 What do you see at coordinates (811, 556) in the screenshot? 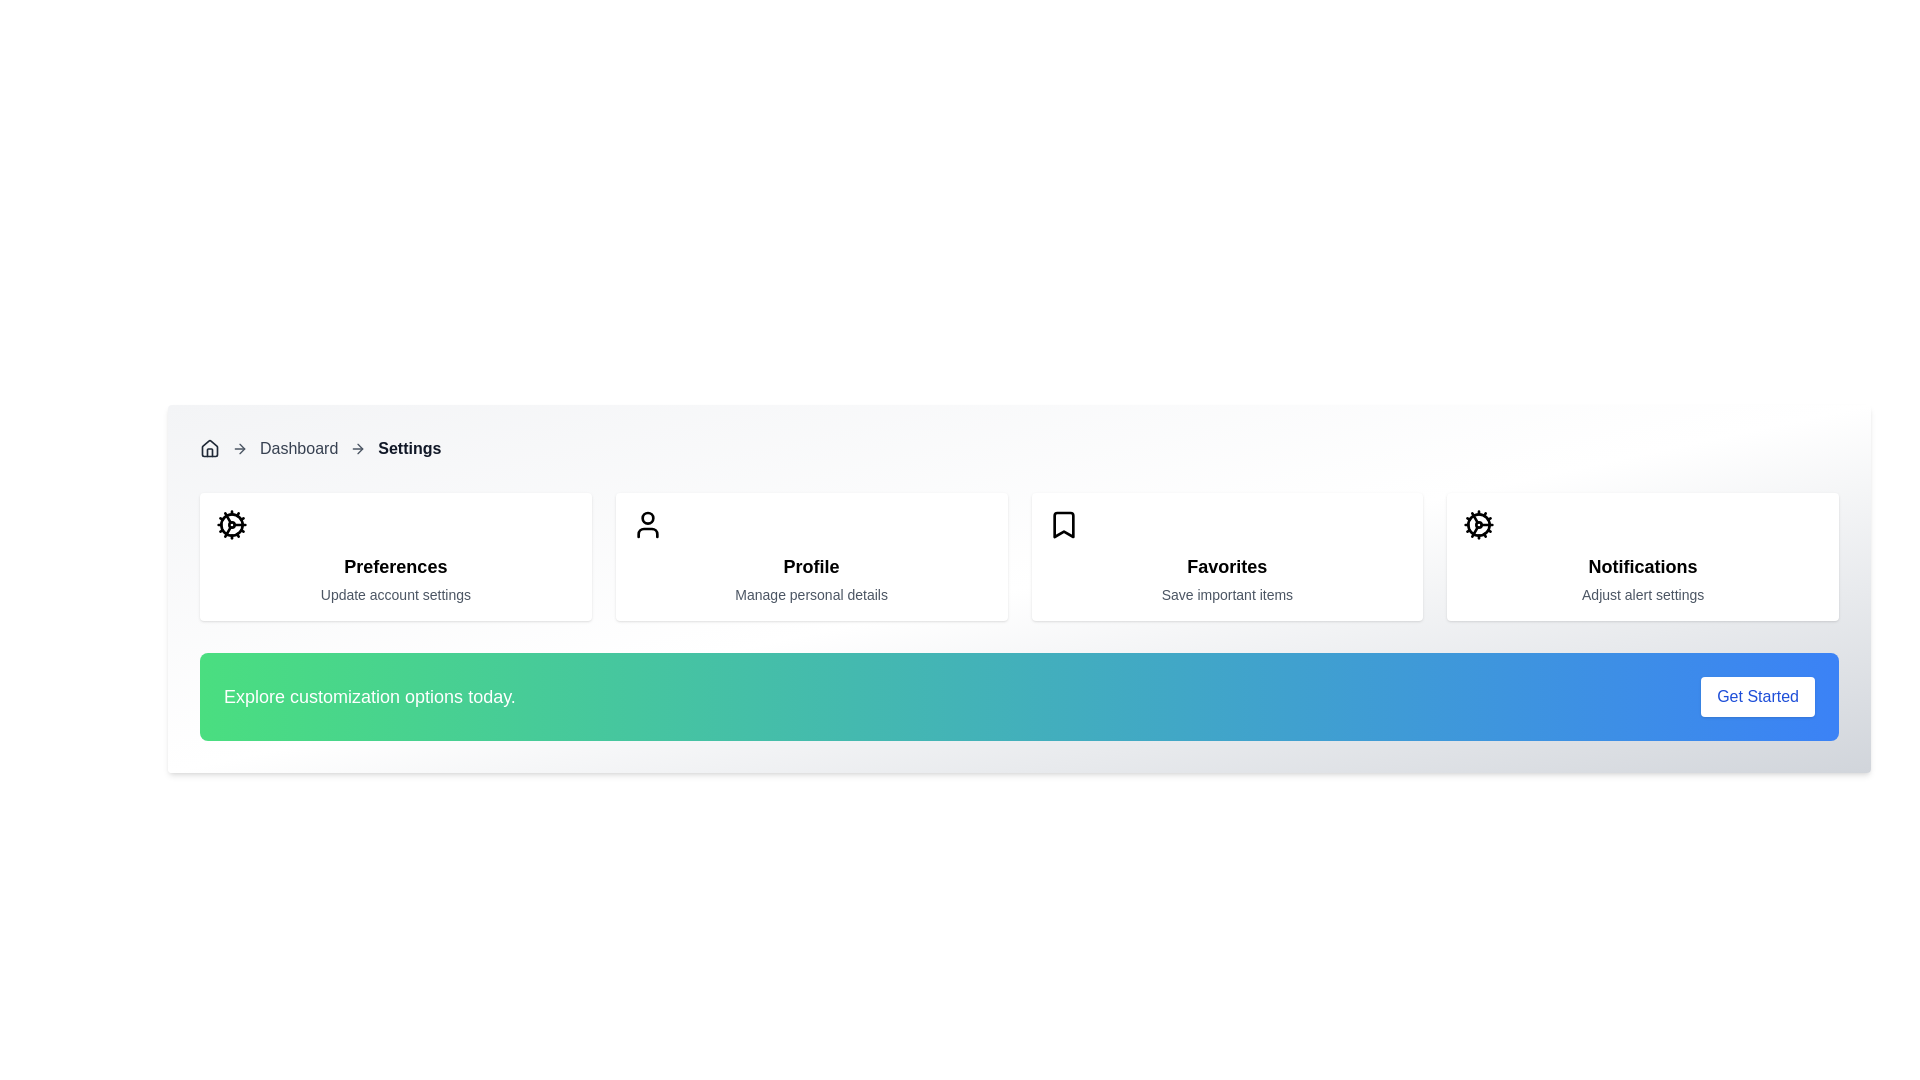
I see `the navigation card that is the second in a linear arrangement of four cards, located between the 'Preferences' and 'Favorites' cards` at bounding box center [811, 556].